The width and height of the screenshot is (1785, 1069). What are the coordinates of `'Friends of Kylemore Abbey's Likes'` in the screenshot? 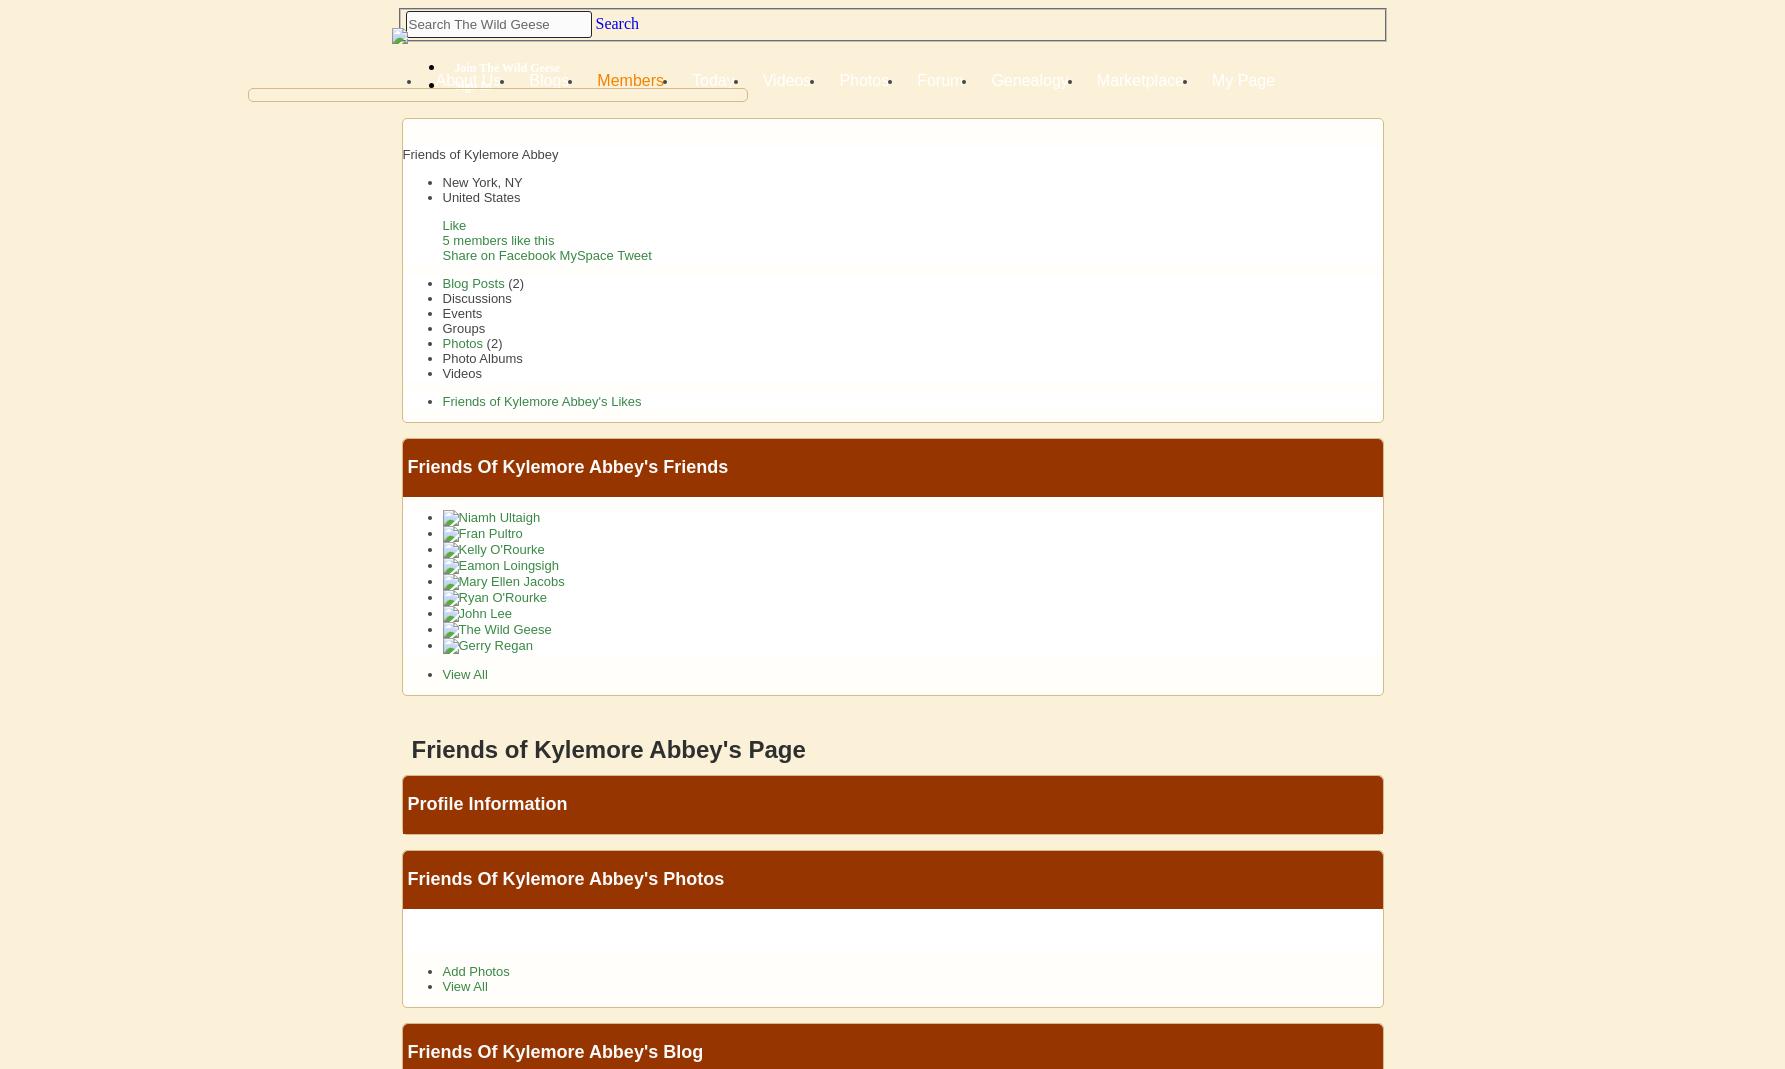 It's located at (440, 401).